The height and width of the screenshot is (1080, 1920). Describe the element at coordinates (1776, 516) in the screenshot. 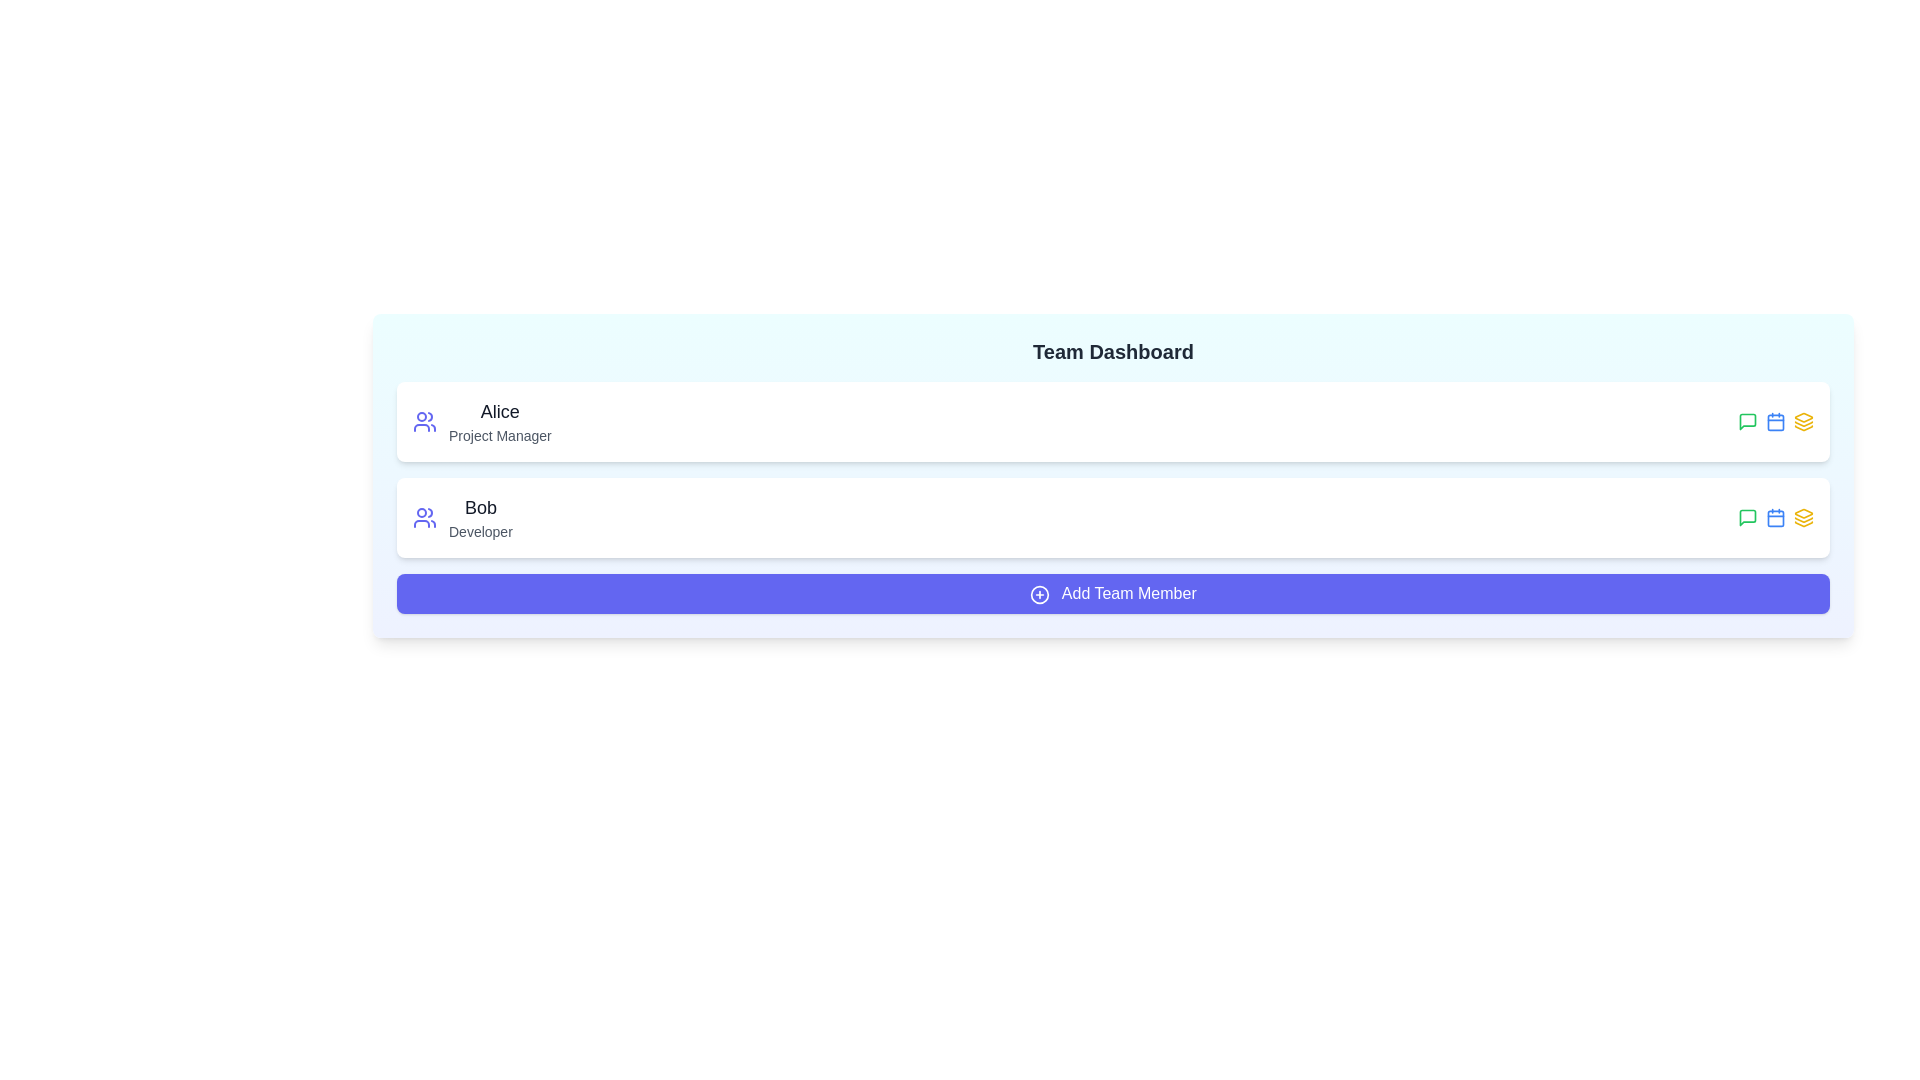

I see `the calendar icon button located as the second icon in the row of three icons on the right side of the 'Bob Developer' card` at that location.